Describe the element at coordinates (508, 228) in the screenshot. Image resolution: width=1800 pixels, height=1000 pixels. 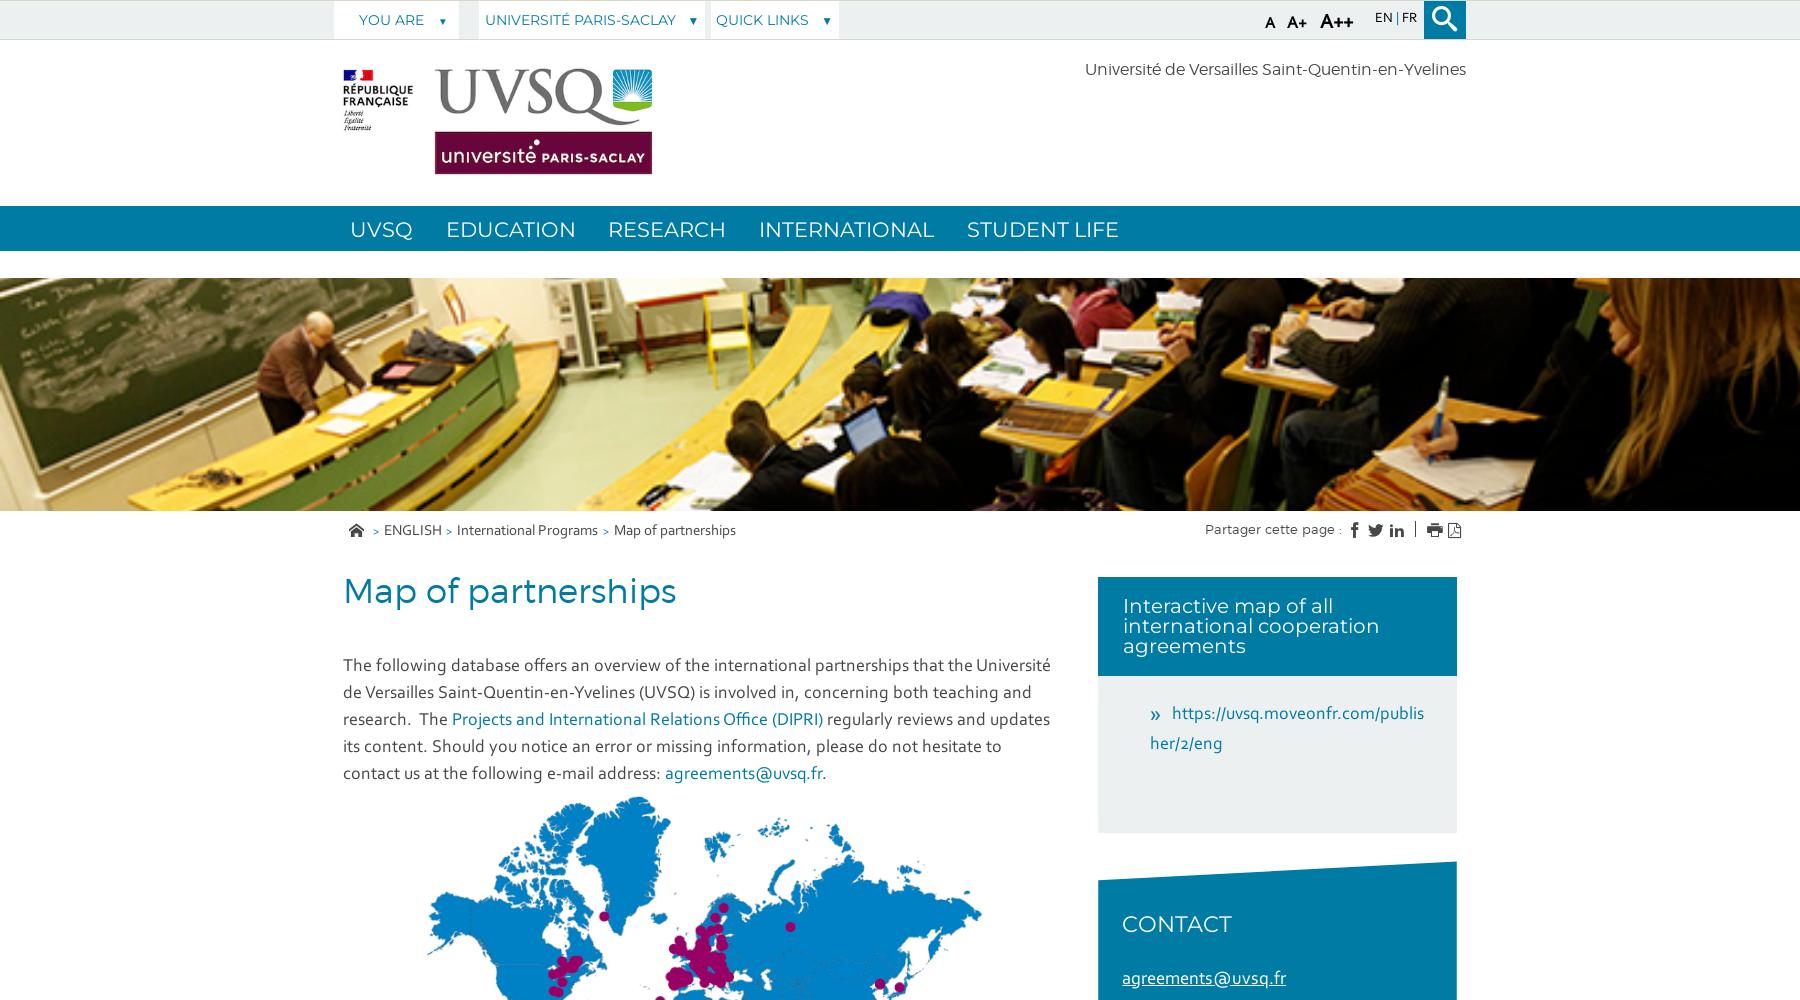
I see `'Education'` at that location.